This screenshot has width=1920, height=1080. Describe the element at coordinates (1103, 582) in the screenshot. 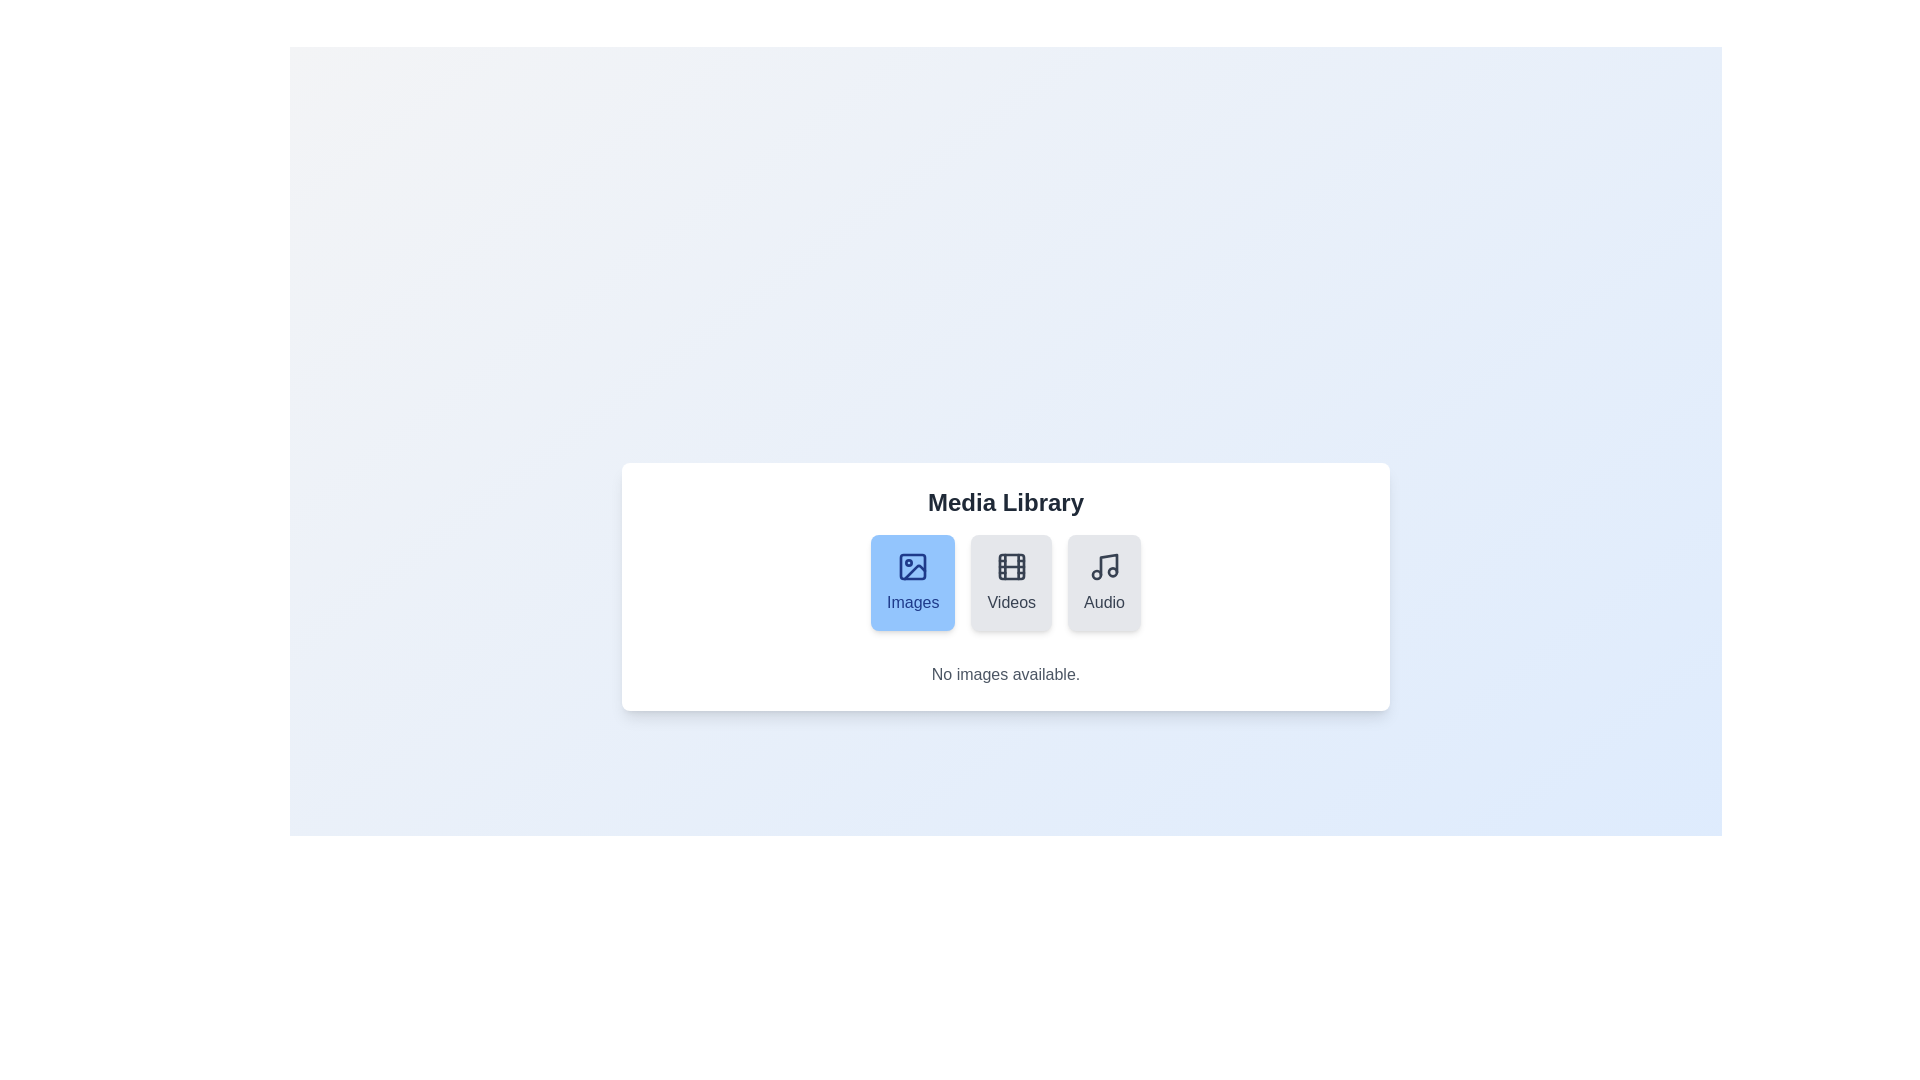

I see `the 'Audio' button to switch to the audio category` at that location.